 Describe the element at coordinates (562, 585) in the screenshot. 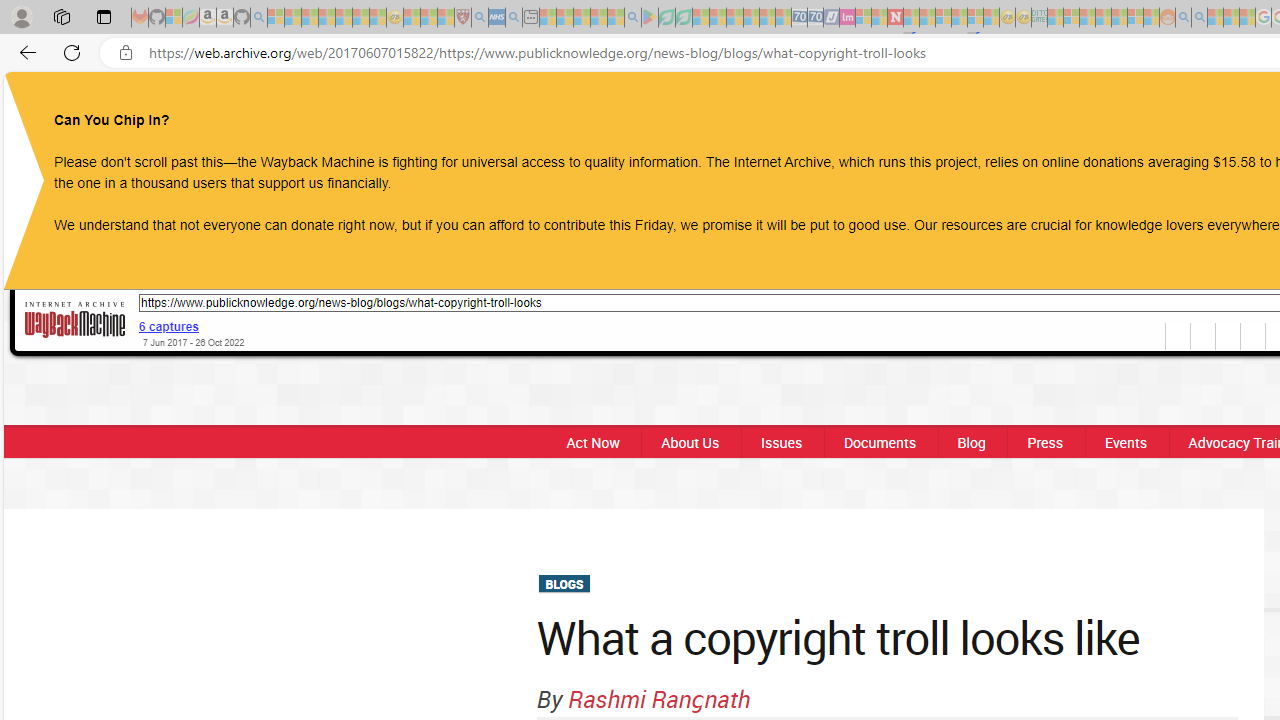

I see `'BLOGS'` at that location.